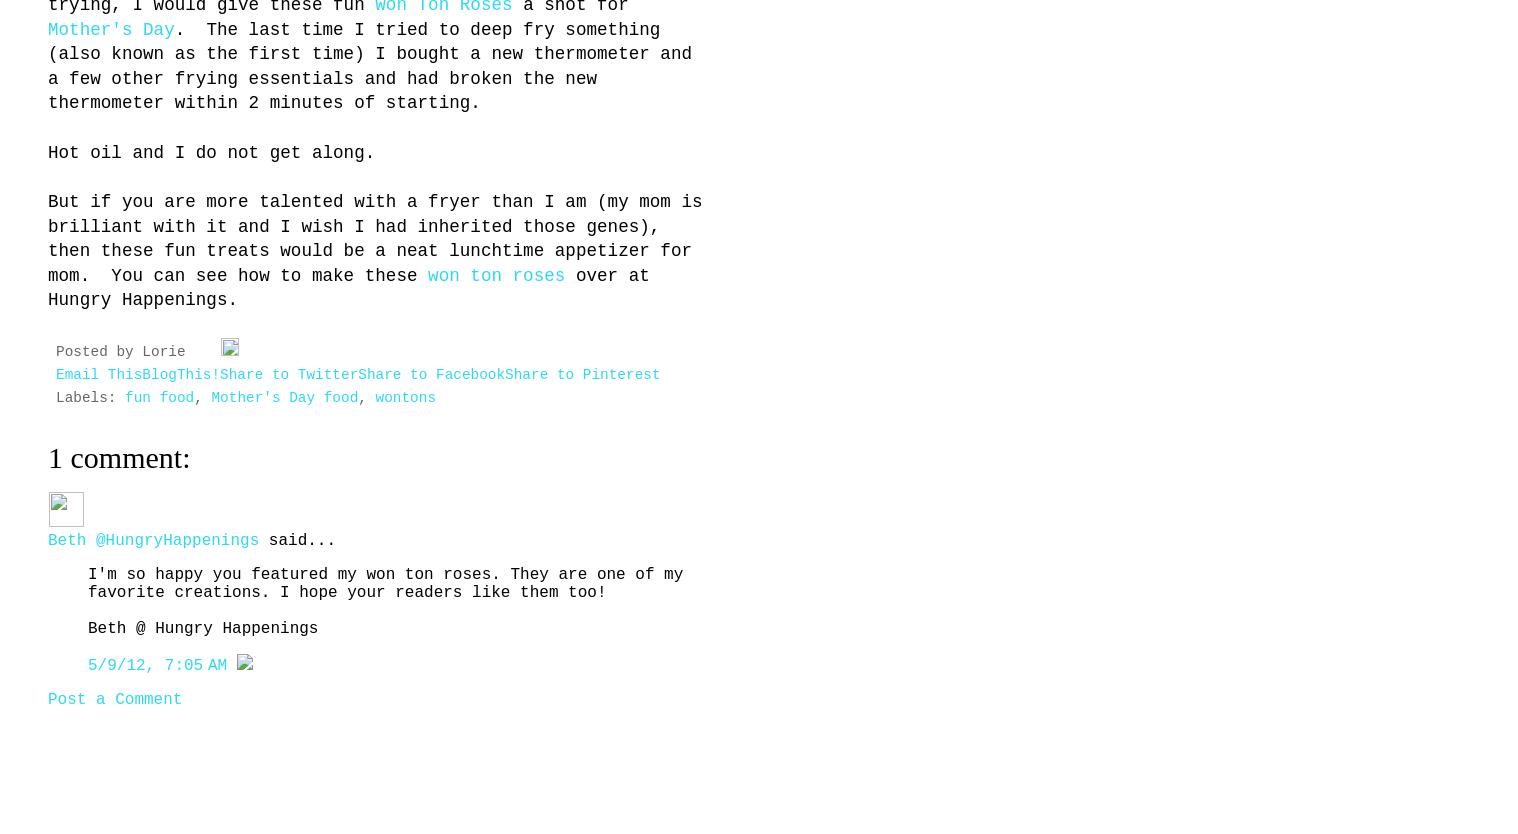 This screenshot has height=834, width=1518. I want to click on '.  The last time I tried to deep fry something (also known as the first time) I bought a new thermometer and a few other frying essentials and had broken the new thermometer within 2 minutes of starting.', so click(368, 65).